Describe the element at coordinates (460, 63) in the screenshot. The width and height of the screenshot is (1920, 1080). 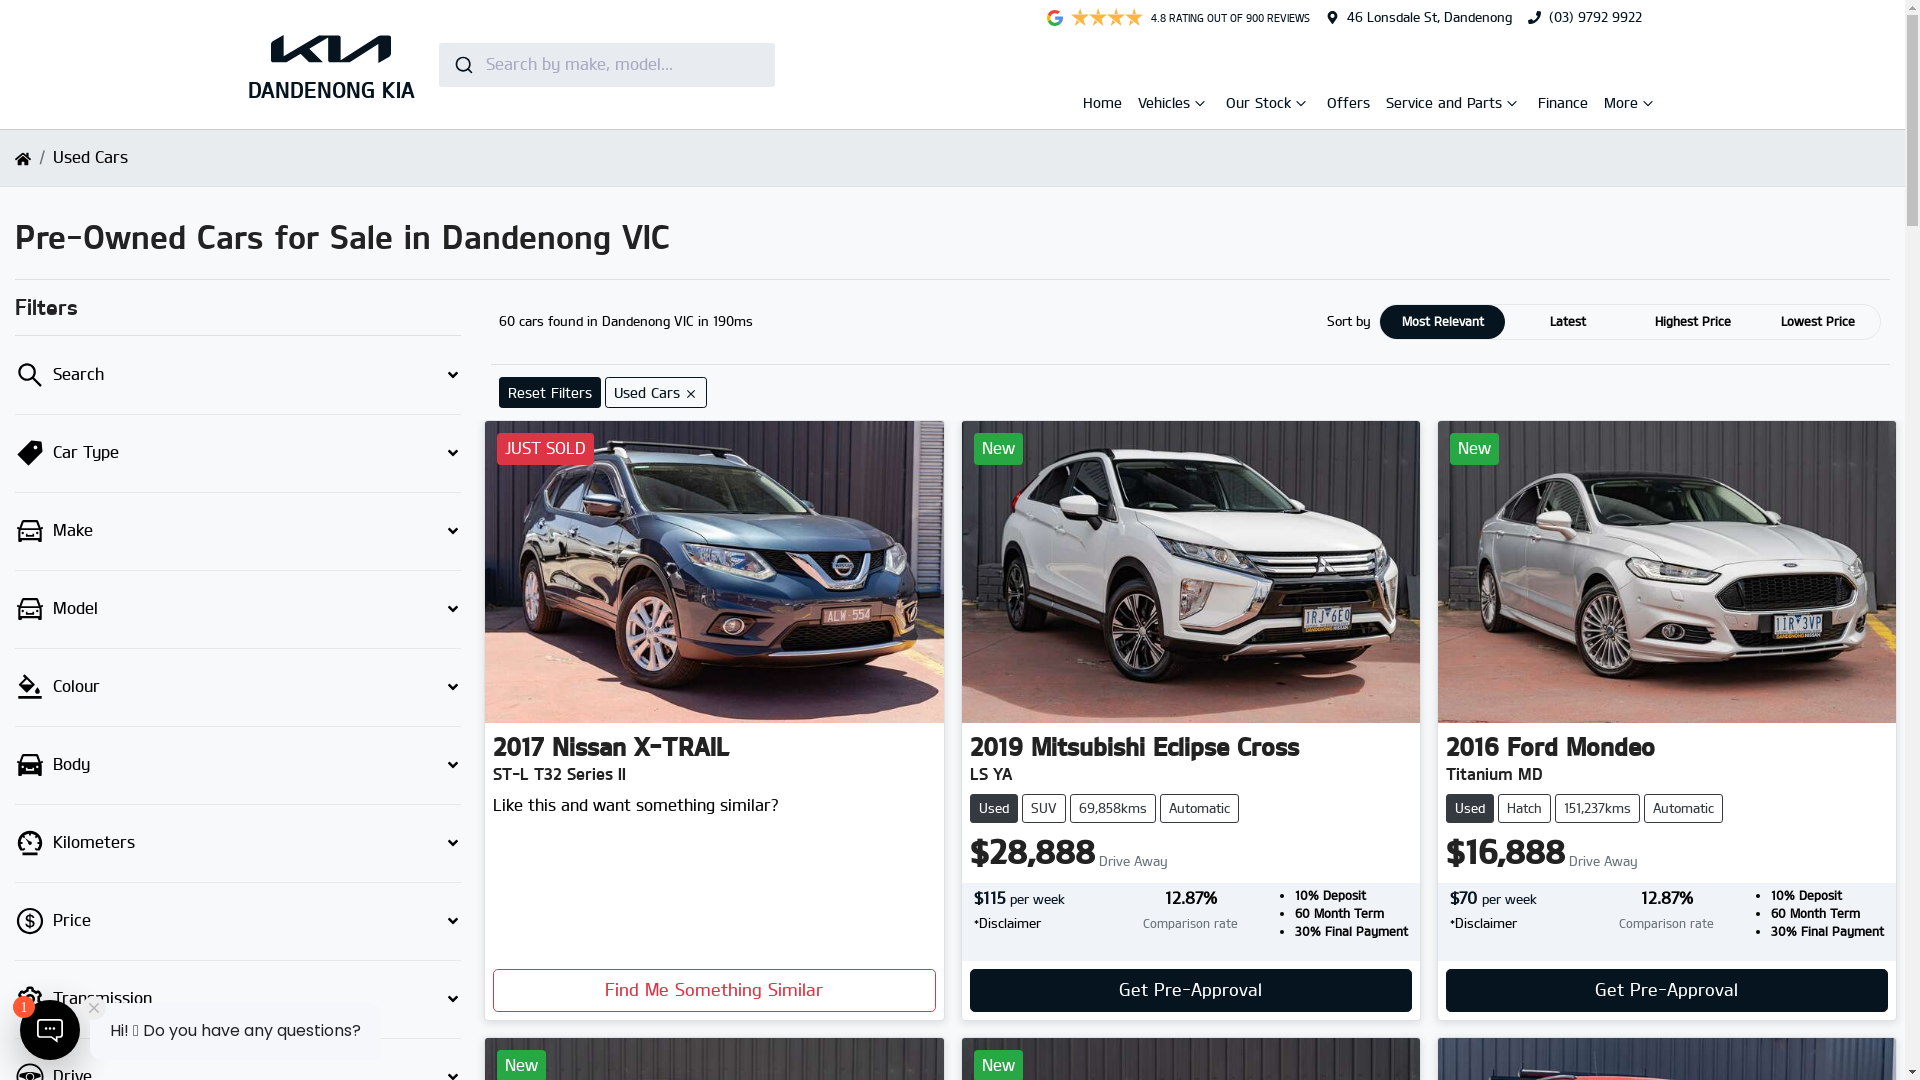
I see `'Submit'` at that location.